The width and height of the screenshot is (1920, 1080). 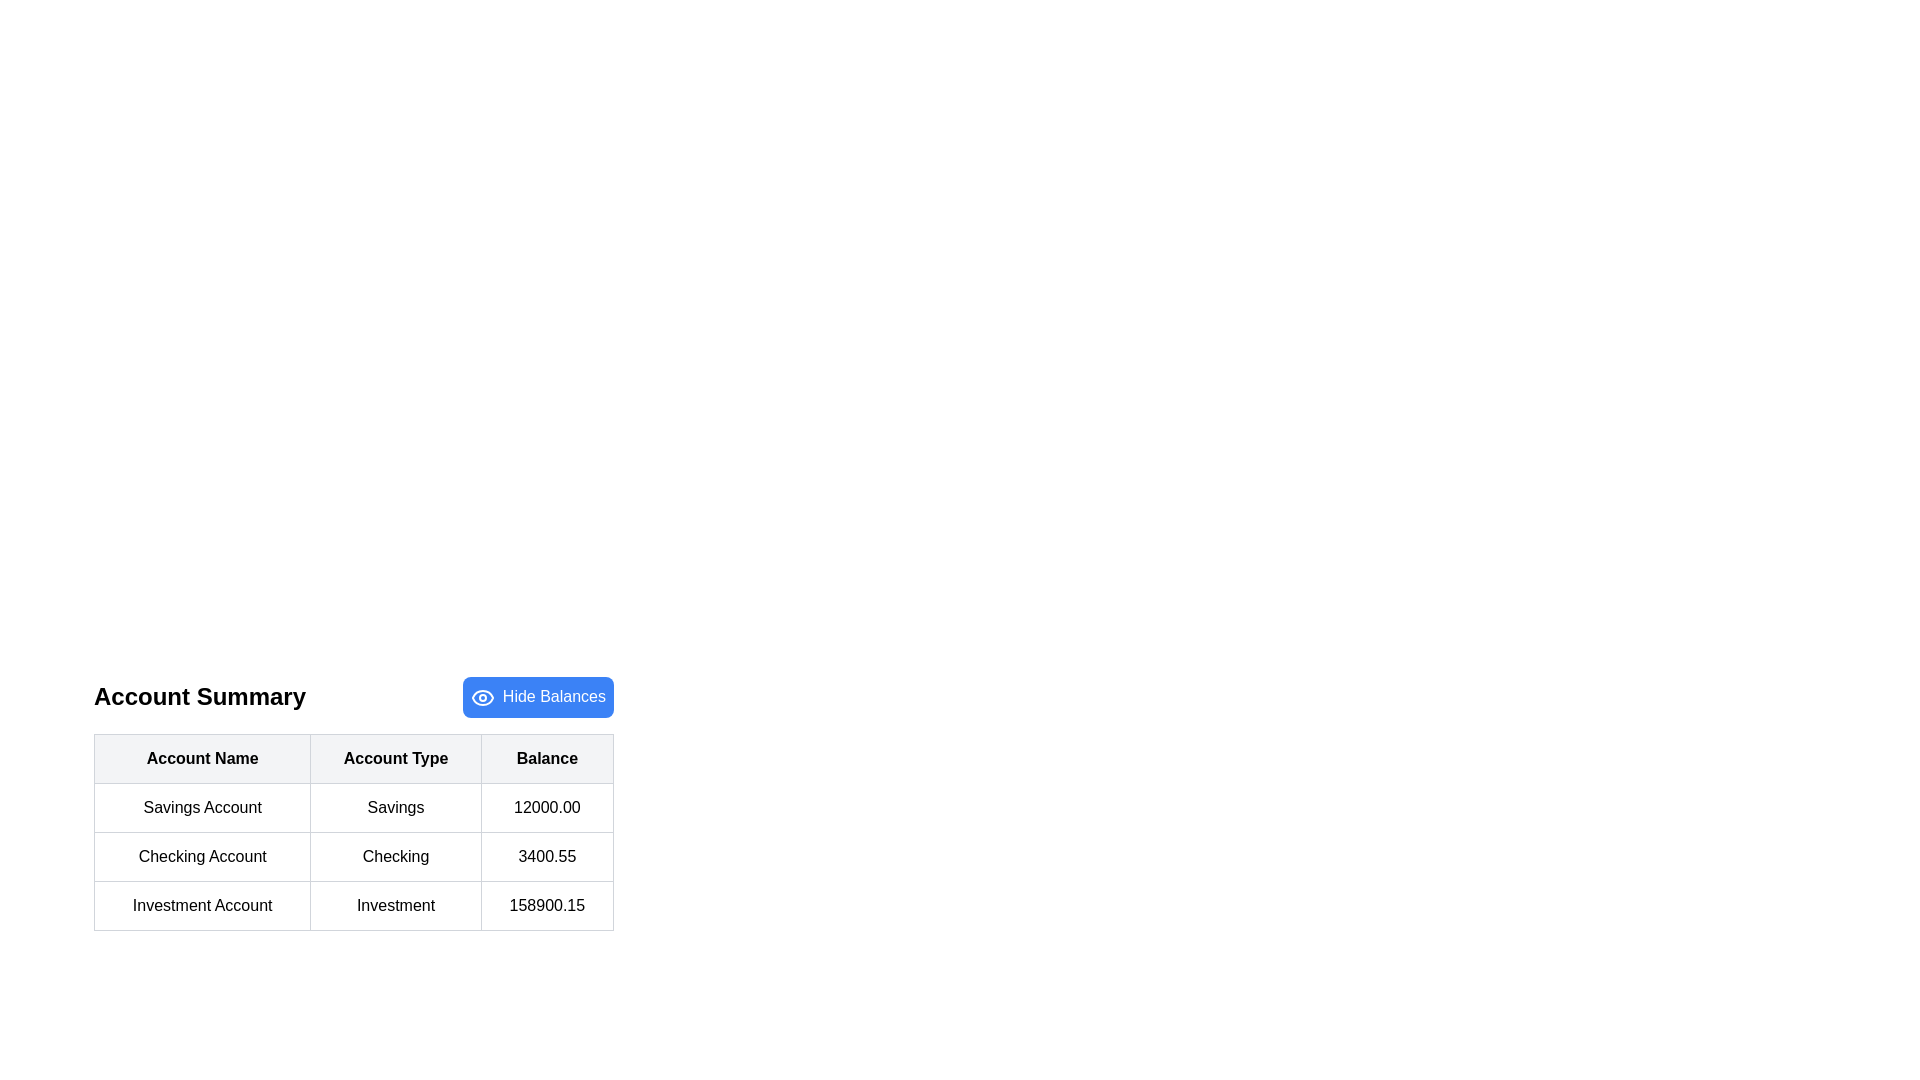 I want to click on the 'Savings' text label in the 'Account Summary' section, which categorizes the type of account associated with its row, so click(x=396, y=806).